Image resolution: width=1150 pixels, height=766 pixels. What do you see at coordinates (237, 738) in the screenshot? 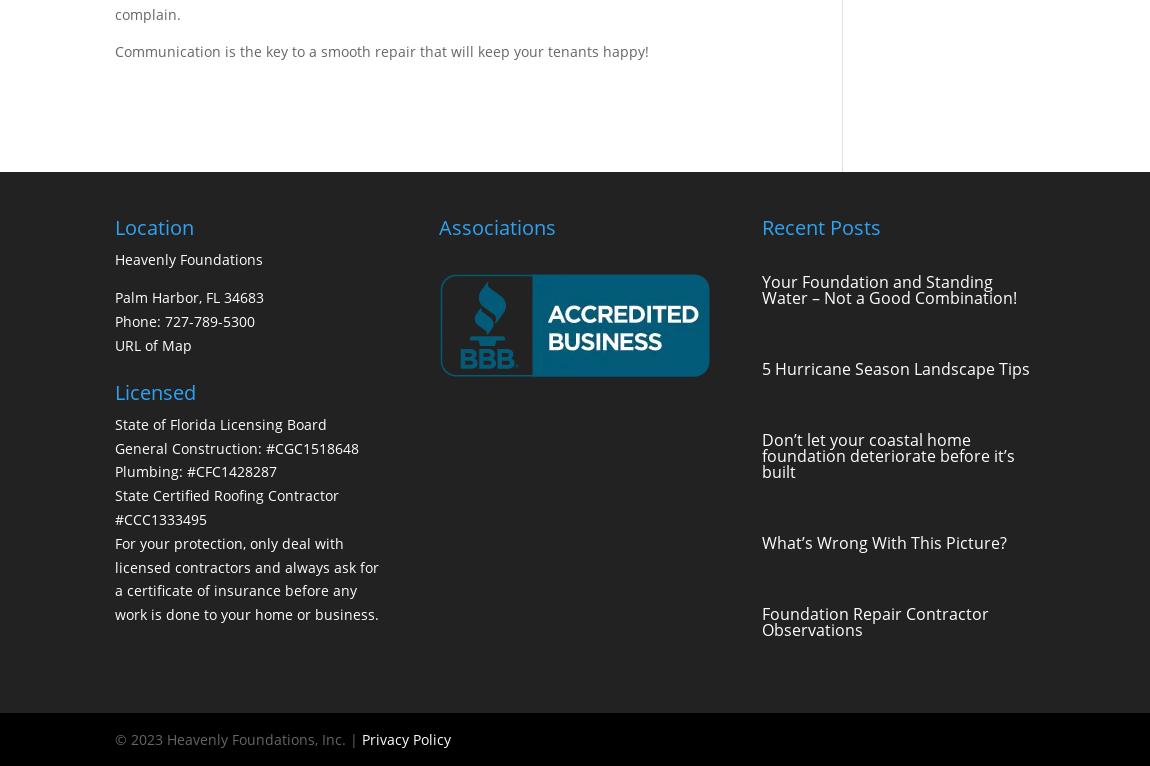
I see `'© 2023 Heavenly Foundations, Inc. |'` at bounding box center [237, 738].